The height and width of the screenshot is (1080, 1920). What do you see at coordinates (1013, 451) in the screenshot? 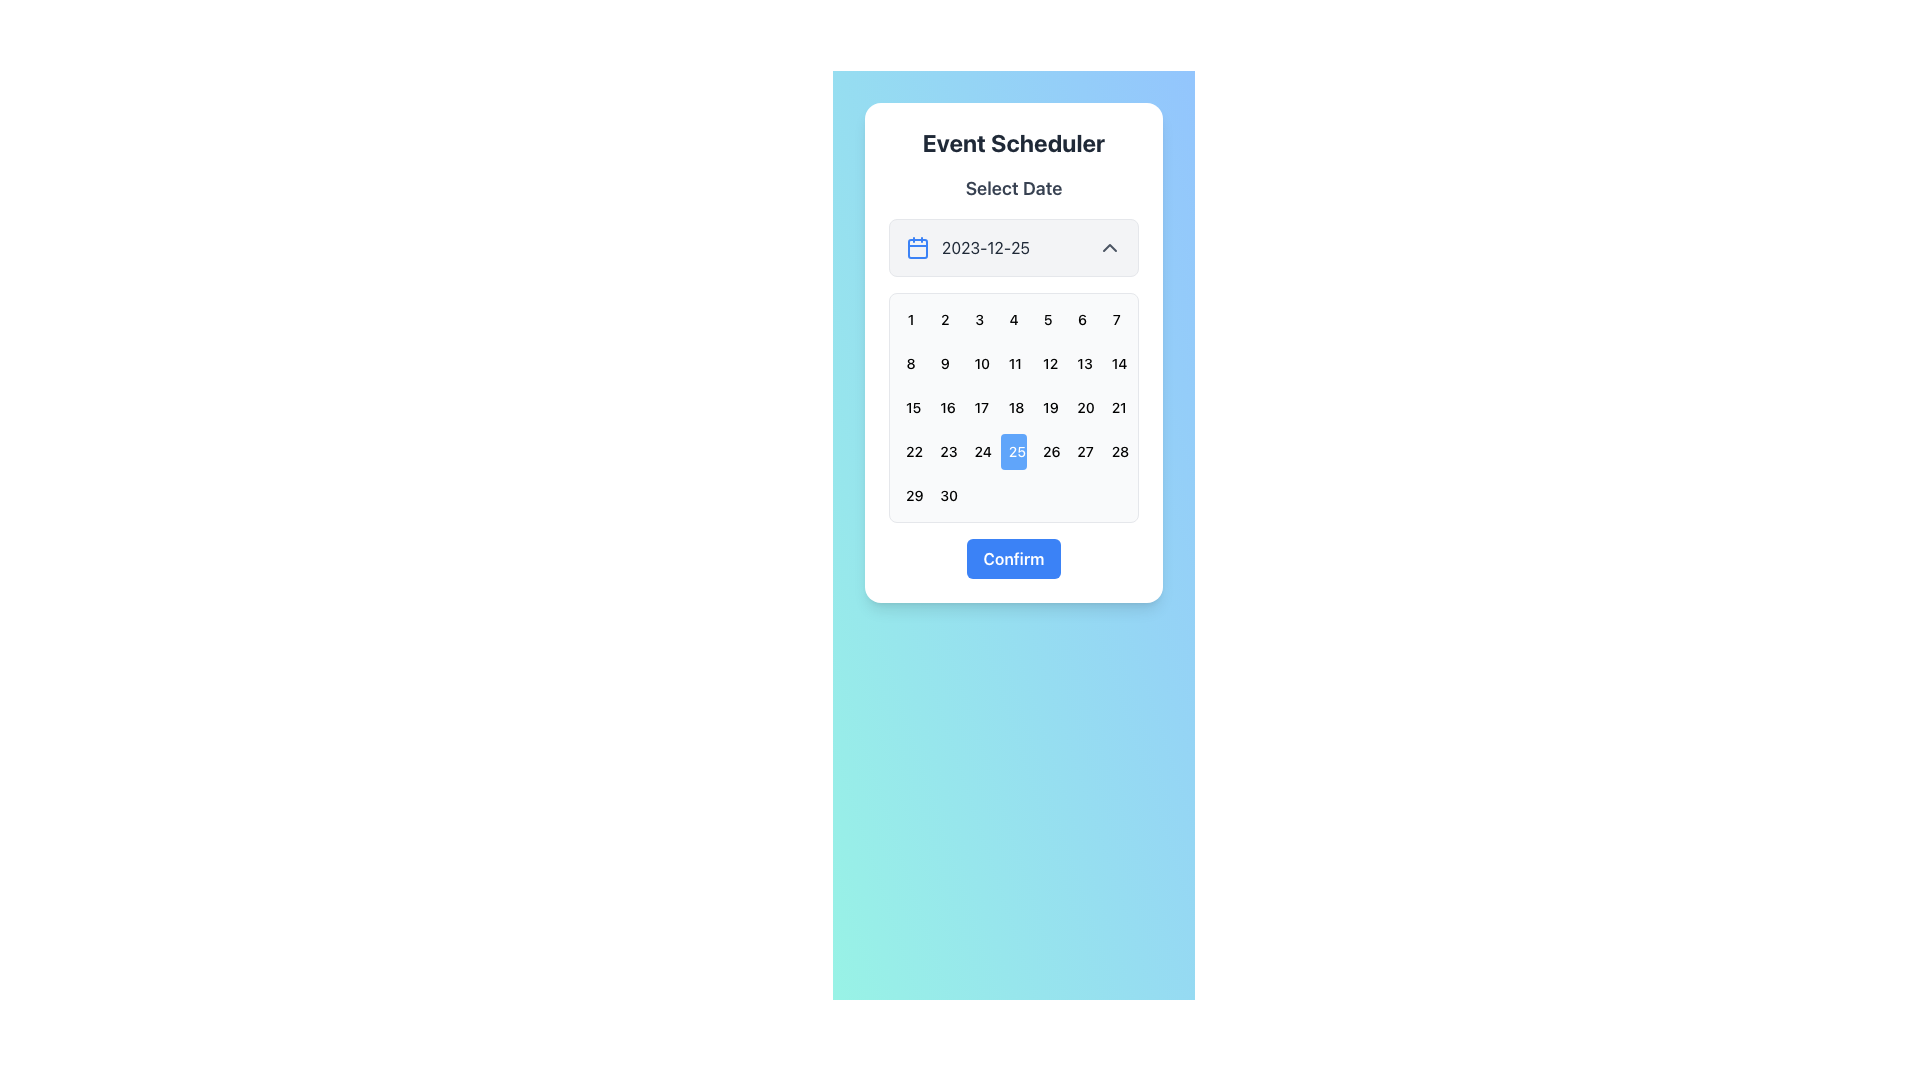
I see `the blue rectangular button with rounded corners displaying '25'` at bounding box center [1013, 451].